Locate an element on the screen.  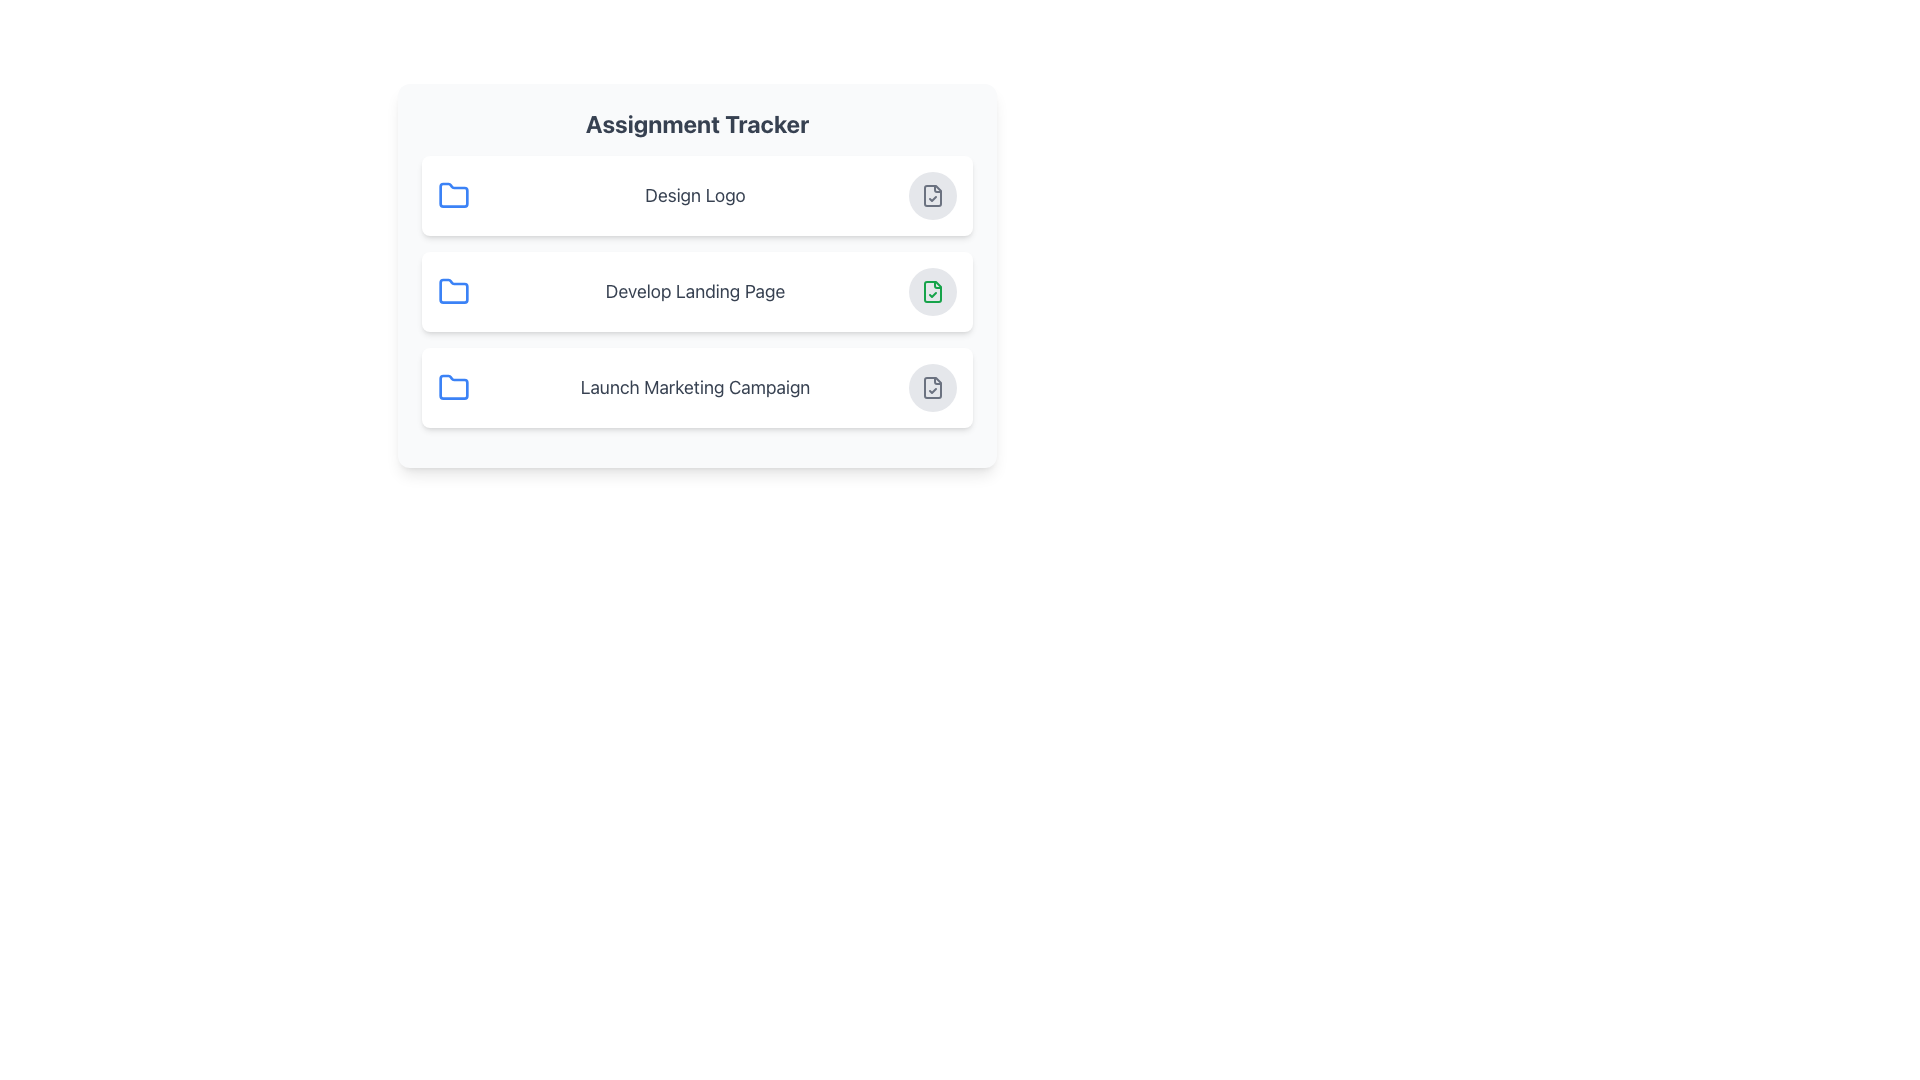
the graphic icon indicating completion or approval of the 'Design Logo' task is located at coordinates (931, 196).